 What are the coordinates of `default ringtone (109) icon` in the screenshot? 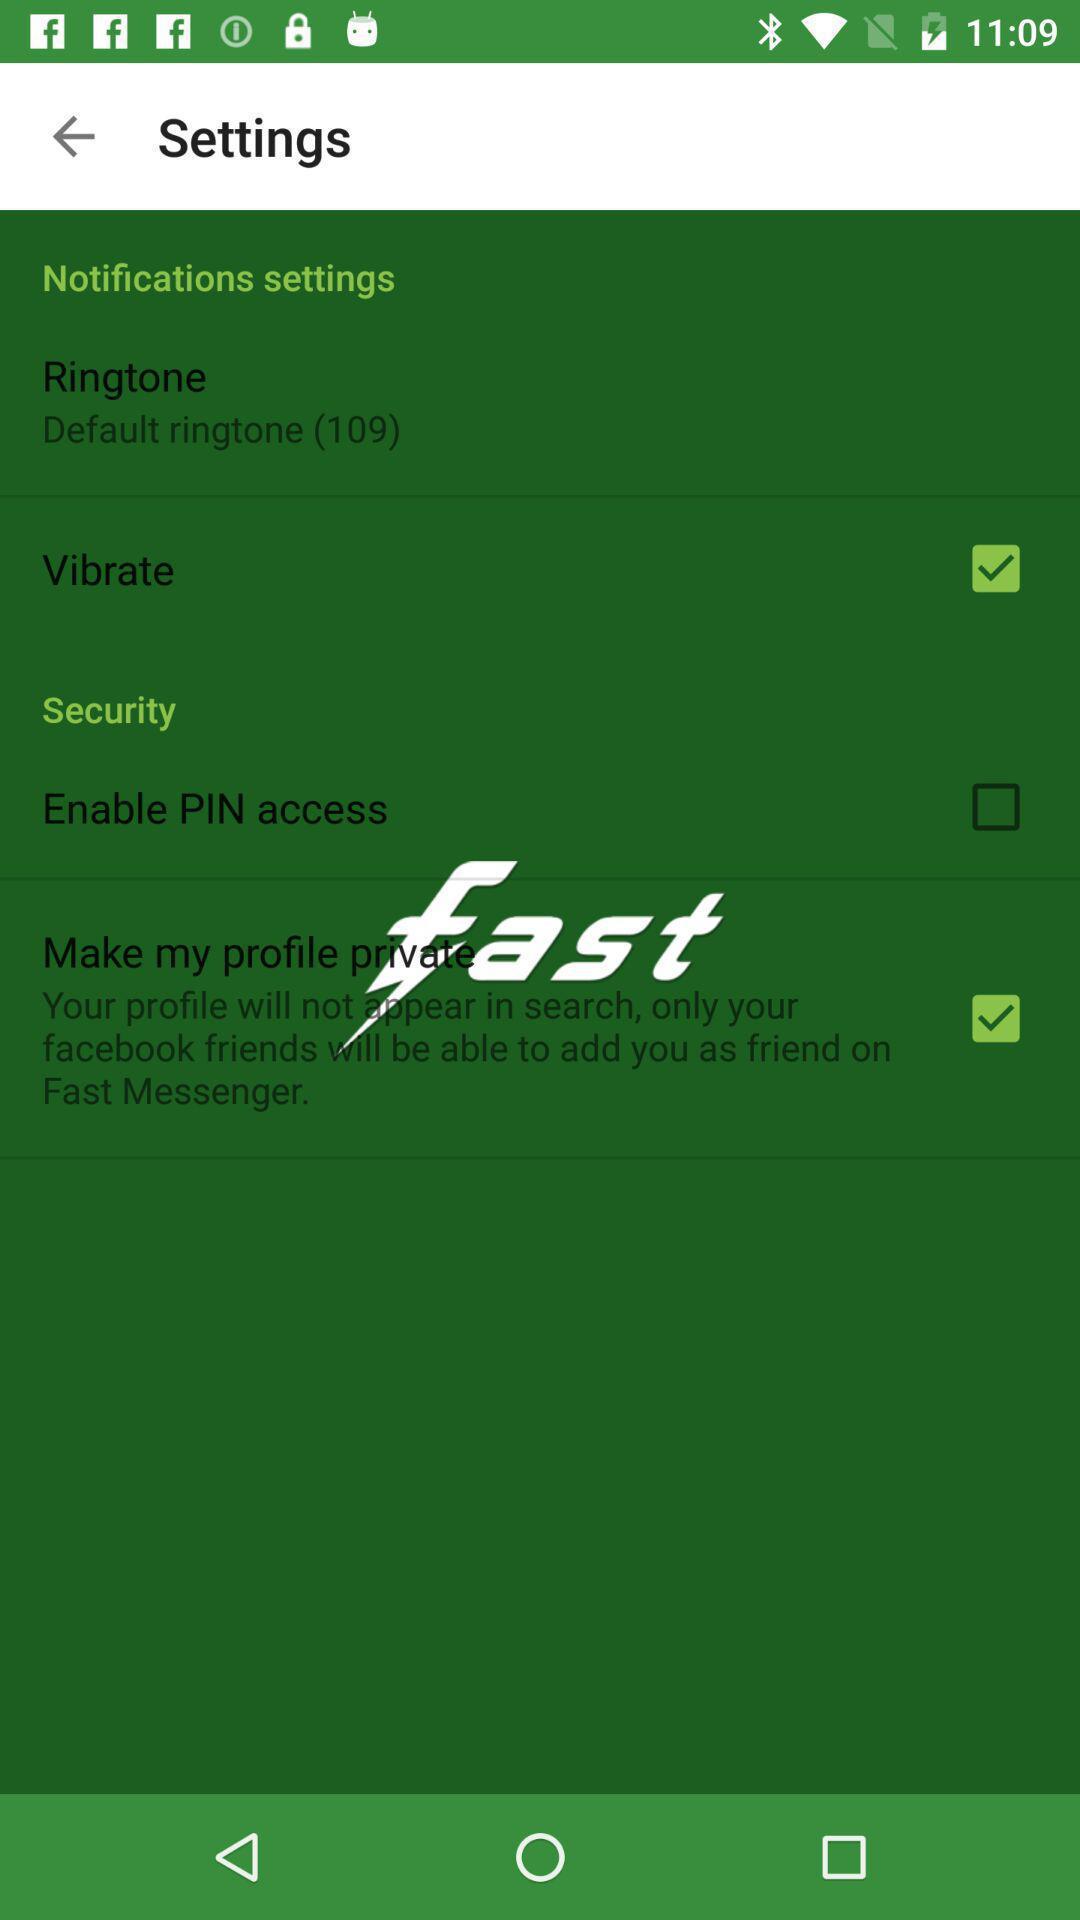 It's located at (221, 427).